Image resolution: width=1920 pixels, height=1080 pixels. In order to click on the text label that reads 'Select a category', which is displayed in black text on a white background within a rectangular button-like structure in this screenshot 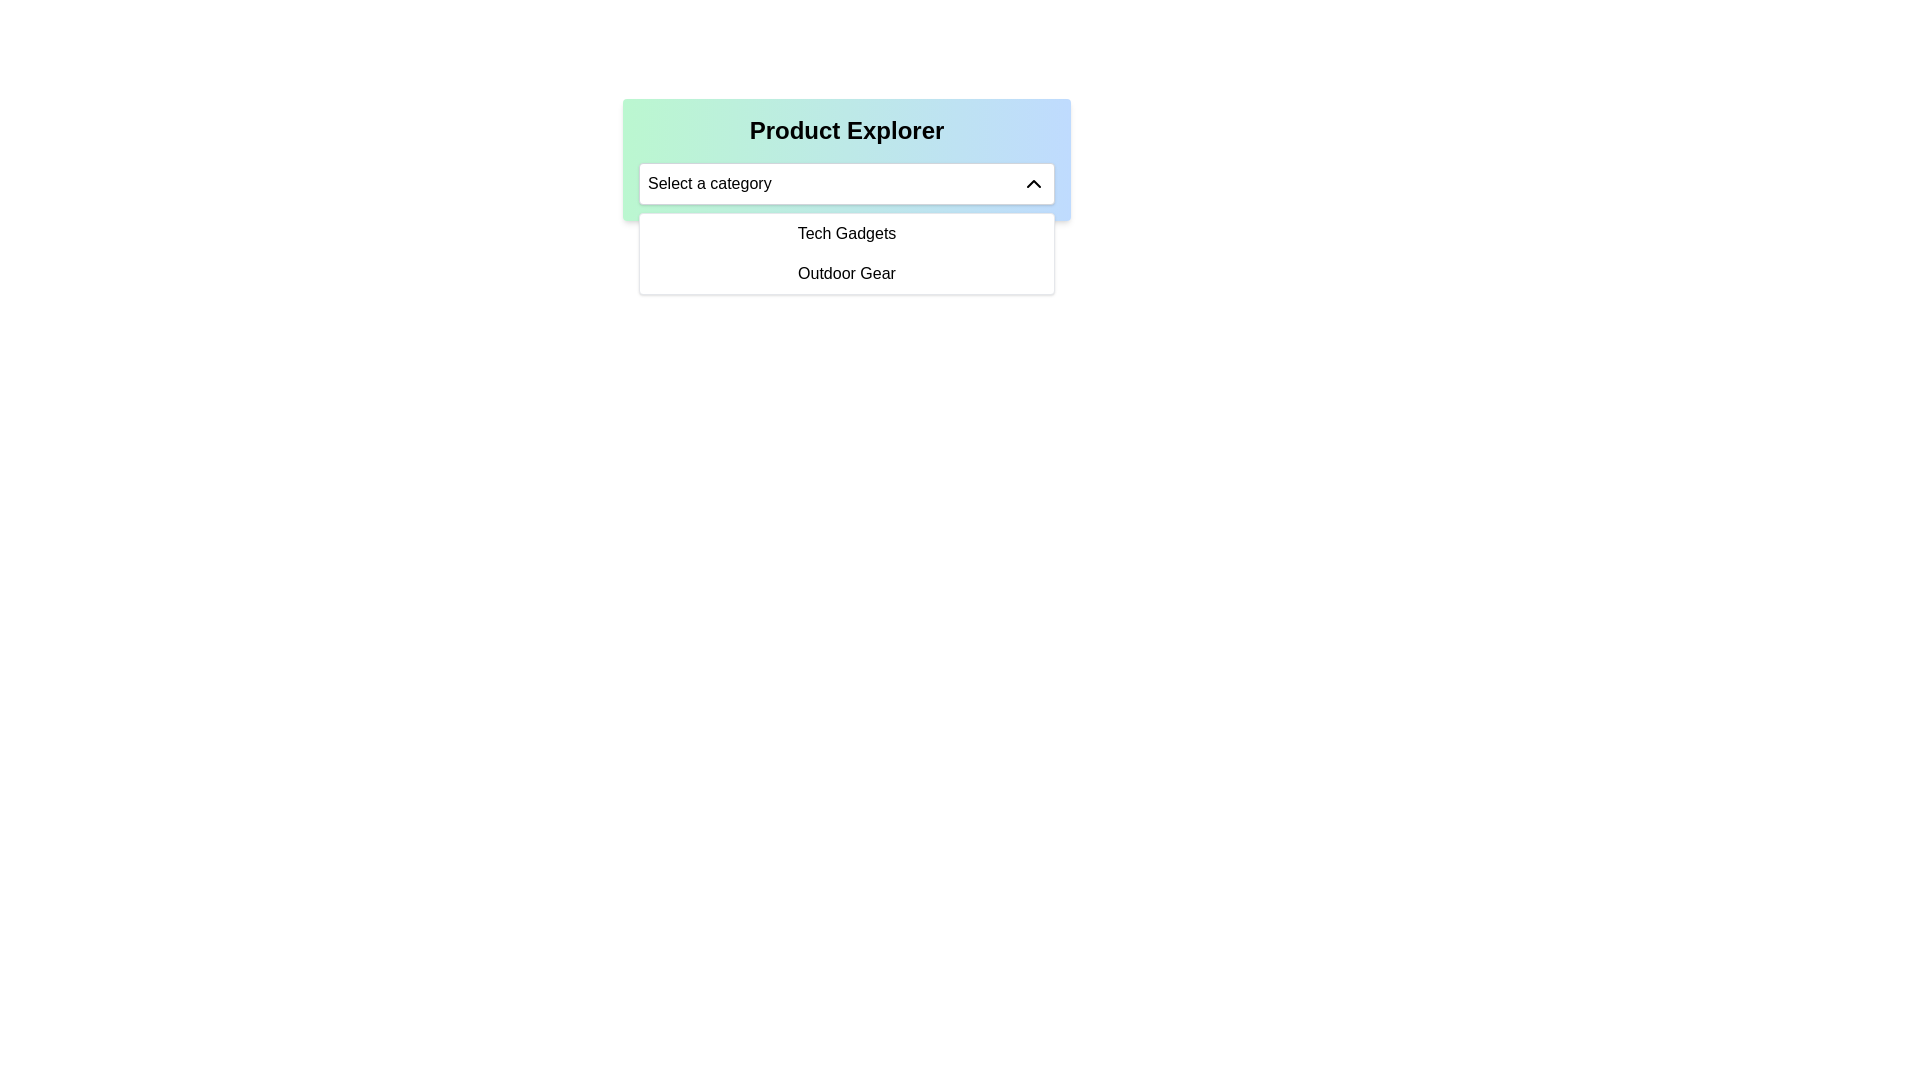, I will do `click(709, 184)`.